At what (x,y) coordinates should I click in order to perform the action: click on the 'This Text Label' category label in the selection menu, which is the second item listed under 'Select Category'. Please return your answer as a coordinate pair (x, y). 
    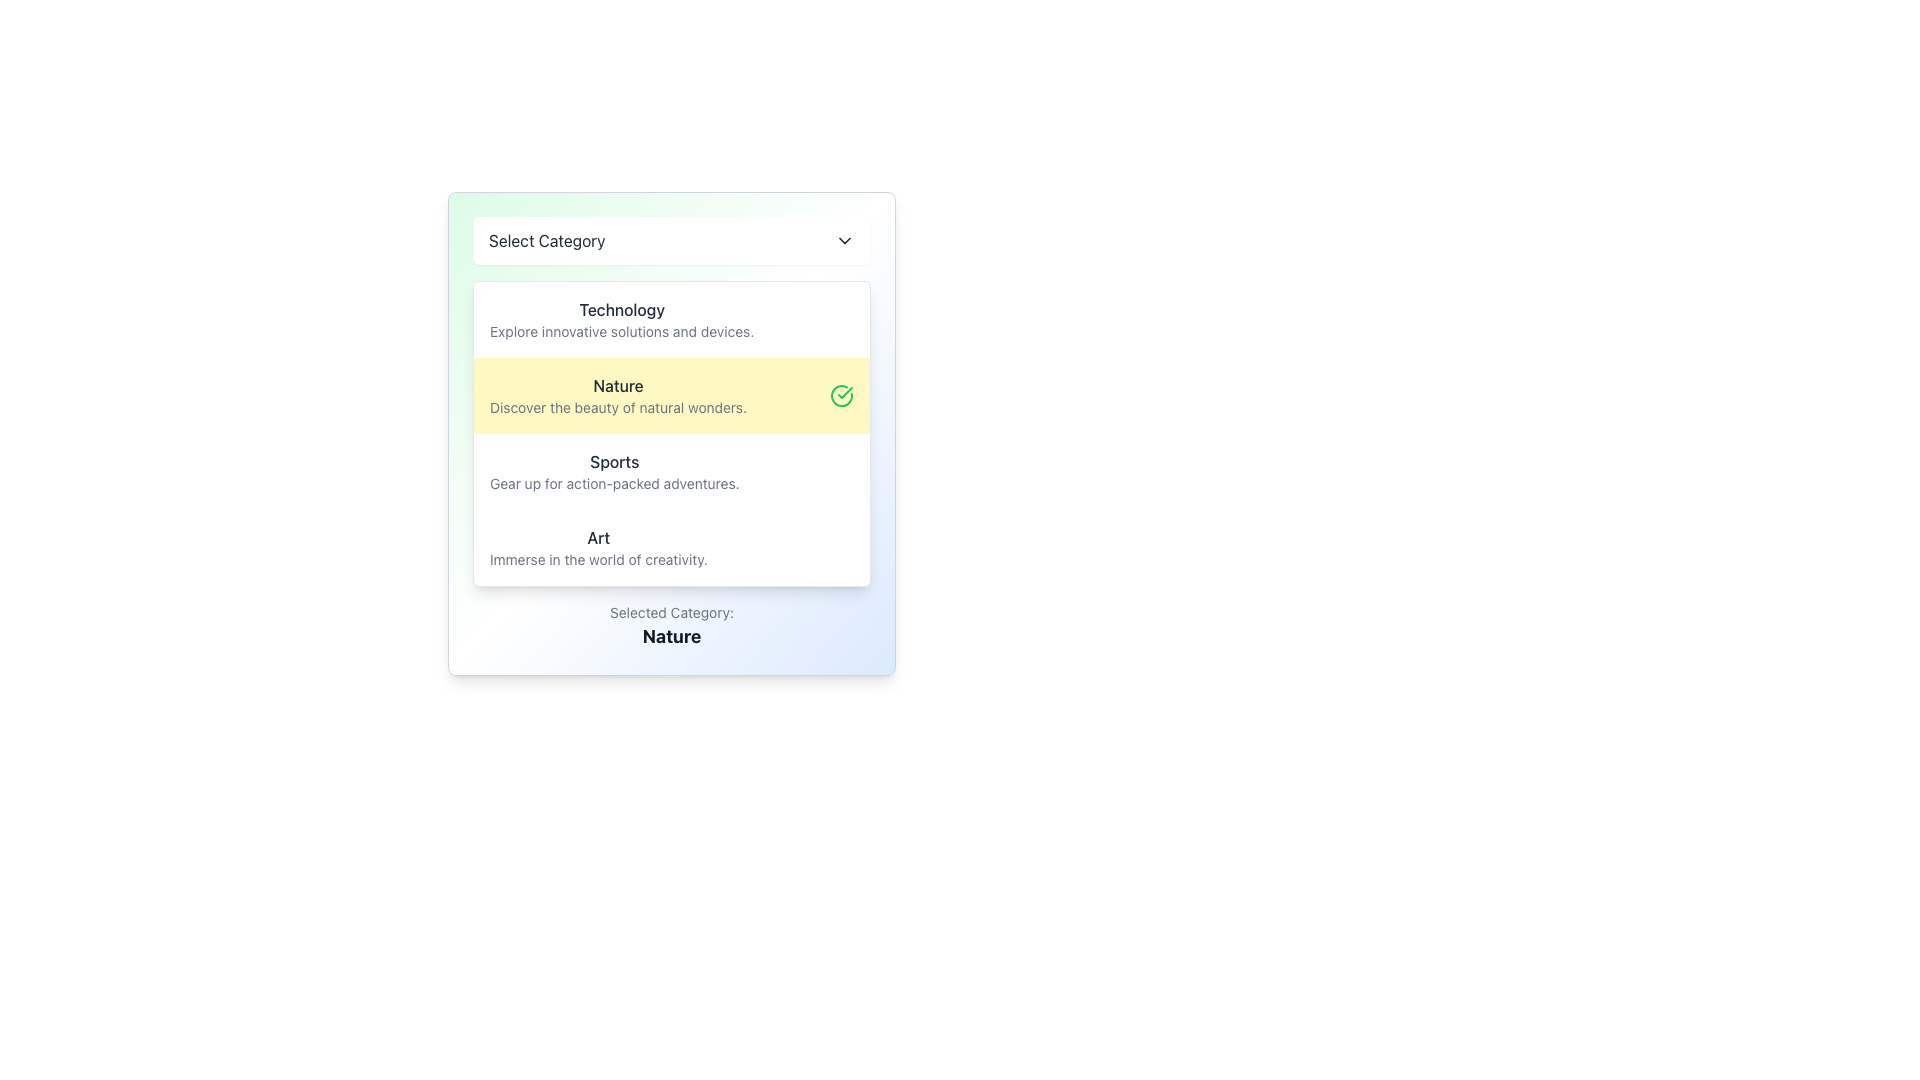
    Looking at the image, I should click on (617, 385).